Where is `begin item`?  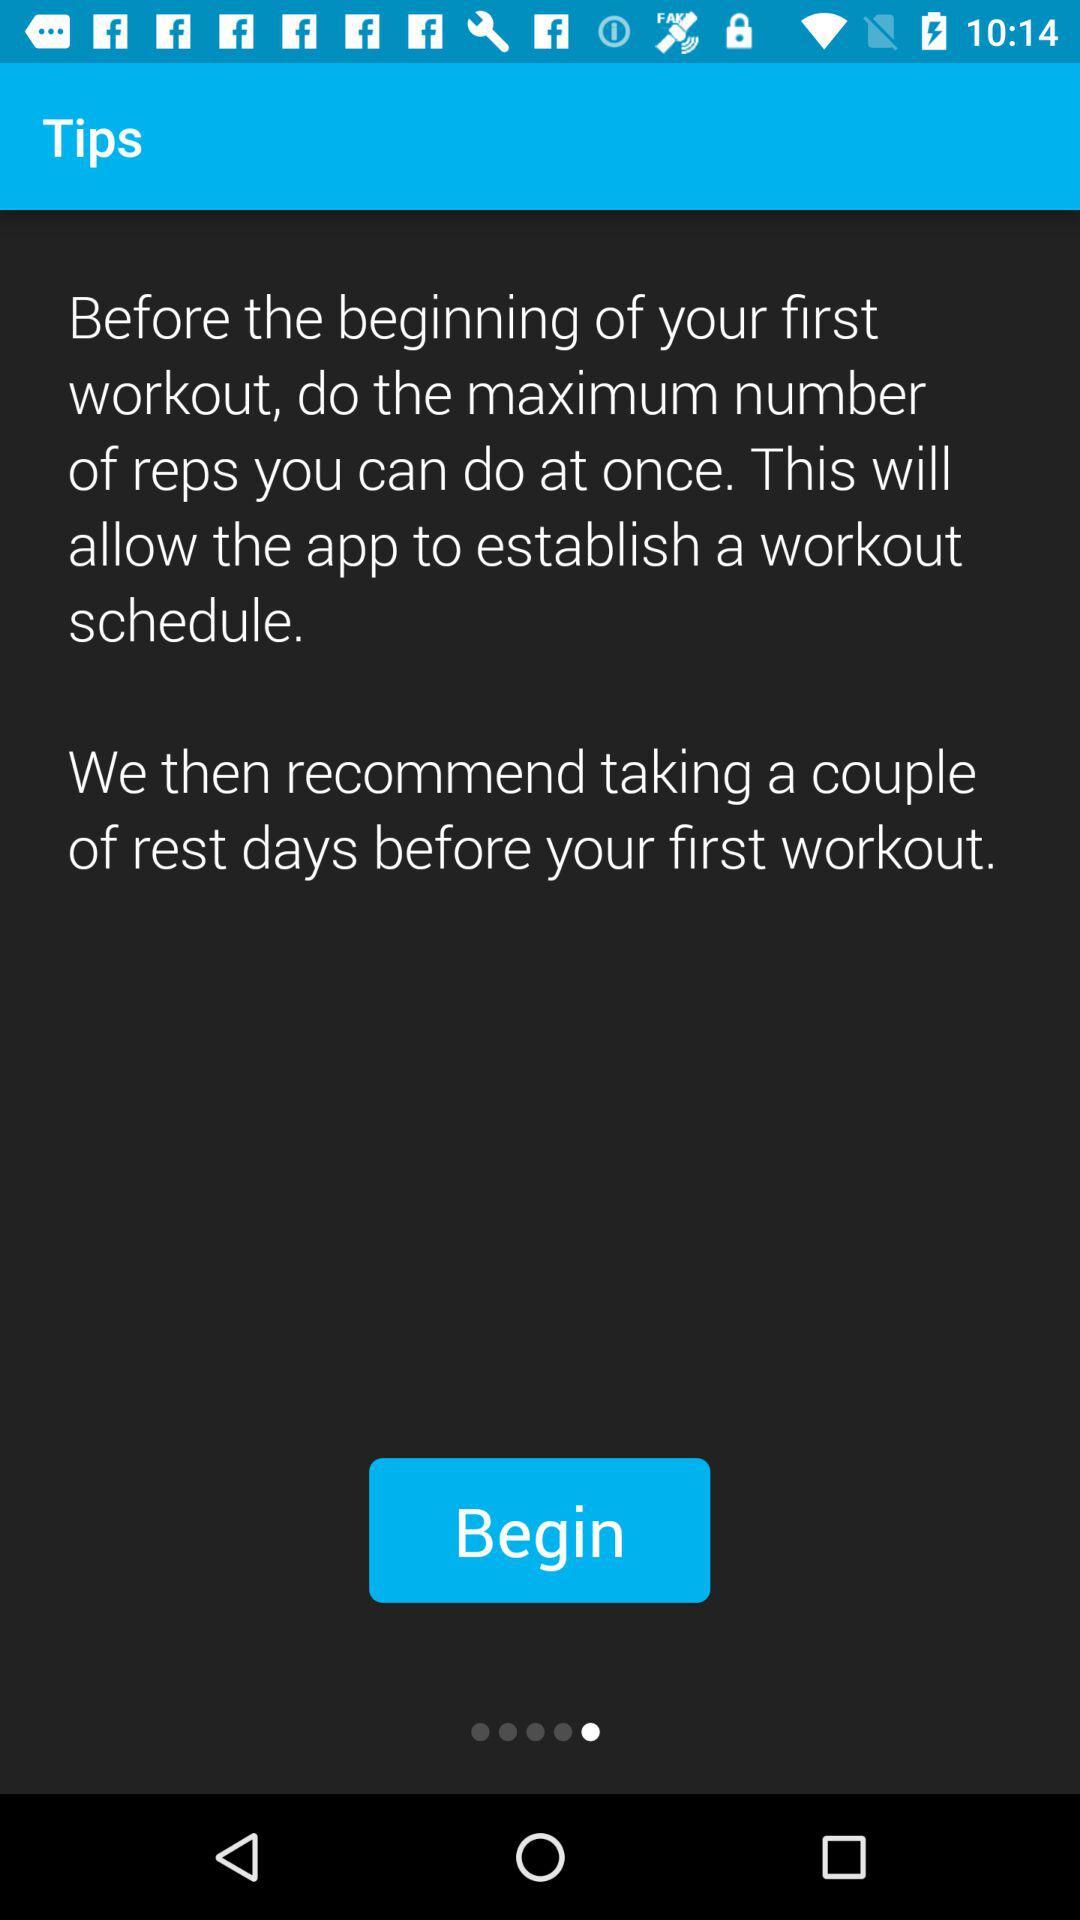 begin item is located at coordinates (538, 1529).